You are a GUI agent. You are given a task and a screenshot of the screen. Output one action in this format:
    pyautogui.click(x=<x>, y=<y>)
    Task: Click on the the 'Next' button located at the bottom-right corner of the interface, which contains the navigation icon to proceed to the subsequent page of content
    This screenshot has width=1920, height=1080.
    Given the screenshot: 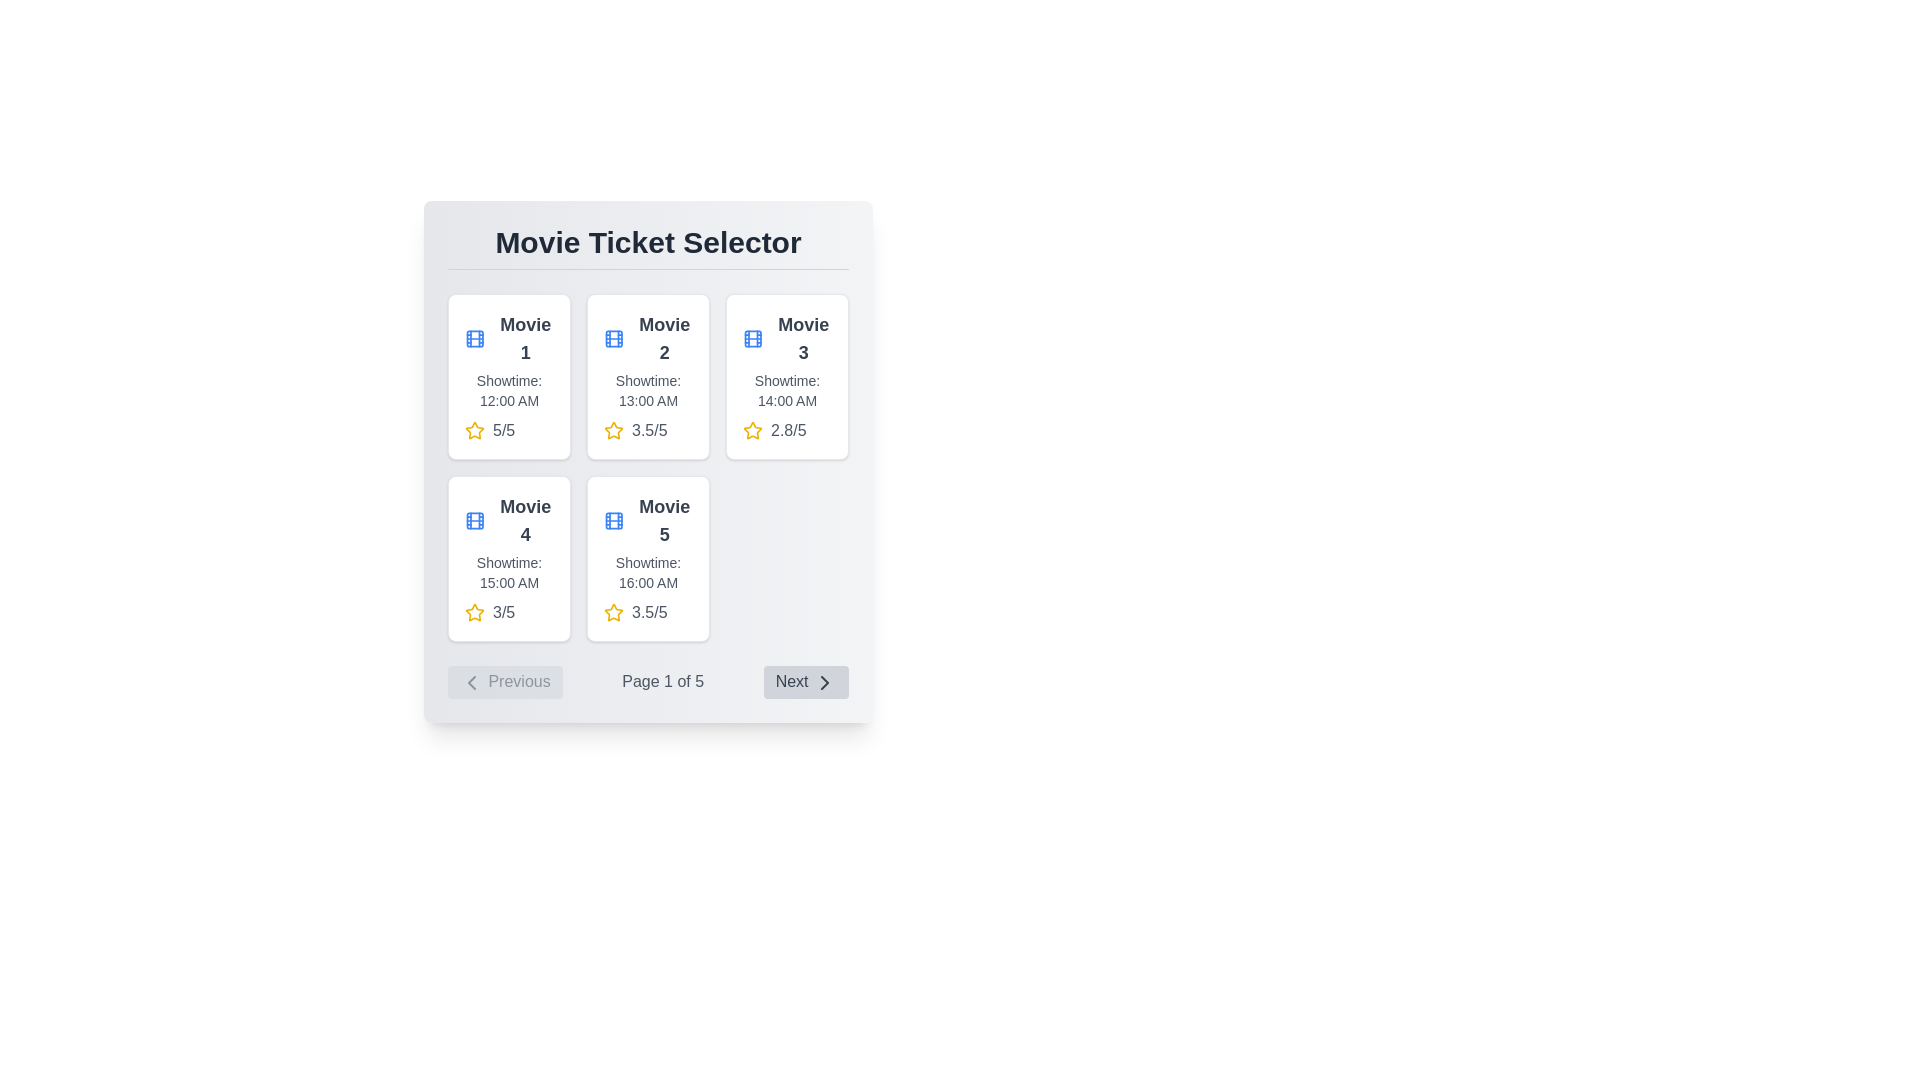 What is the action you would take?
    pyautogui.click(x=825, y=681)
    